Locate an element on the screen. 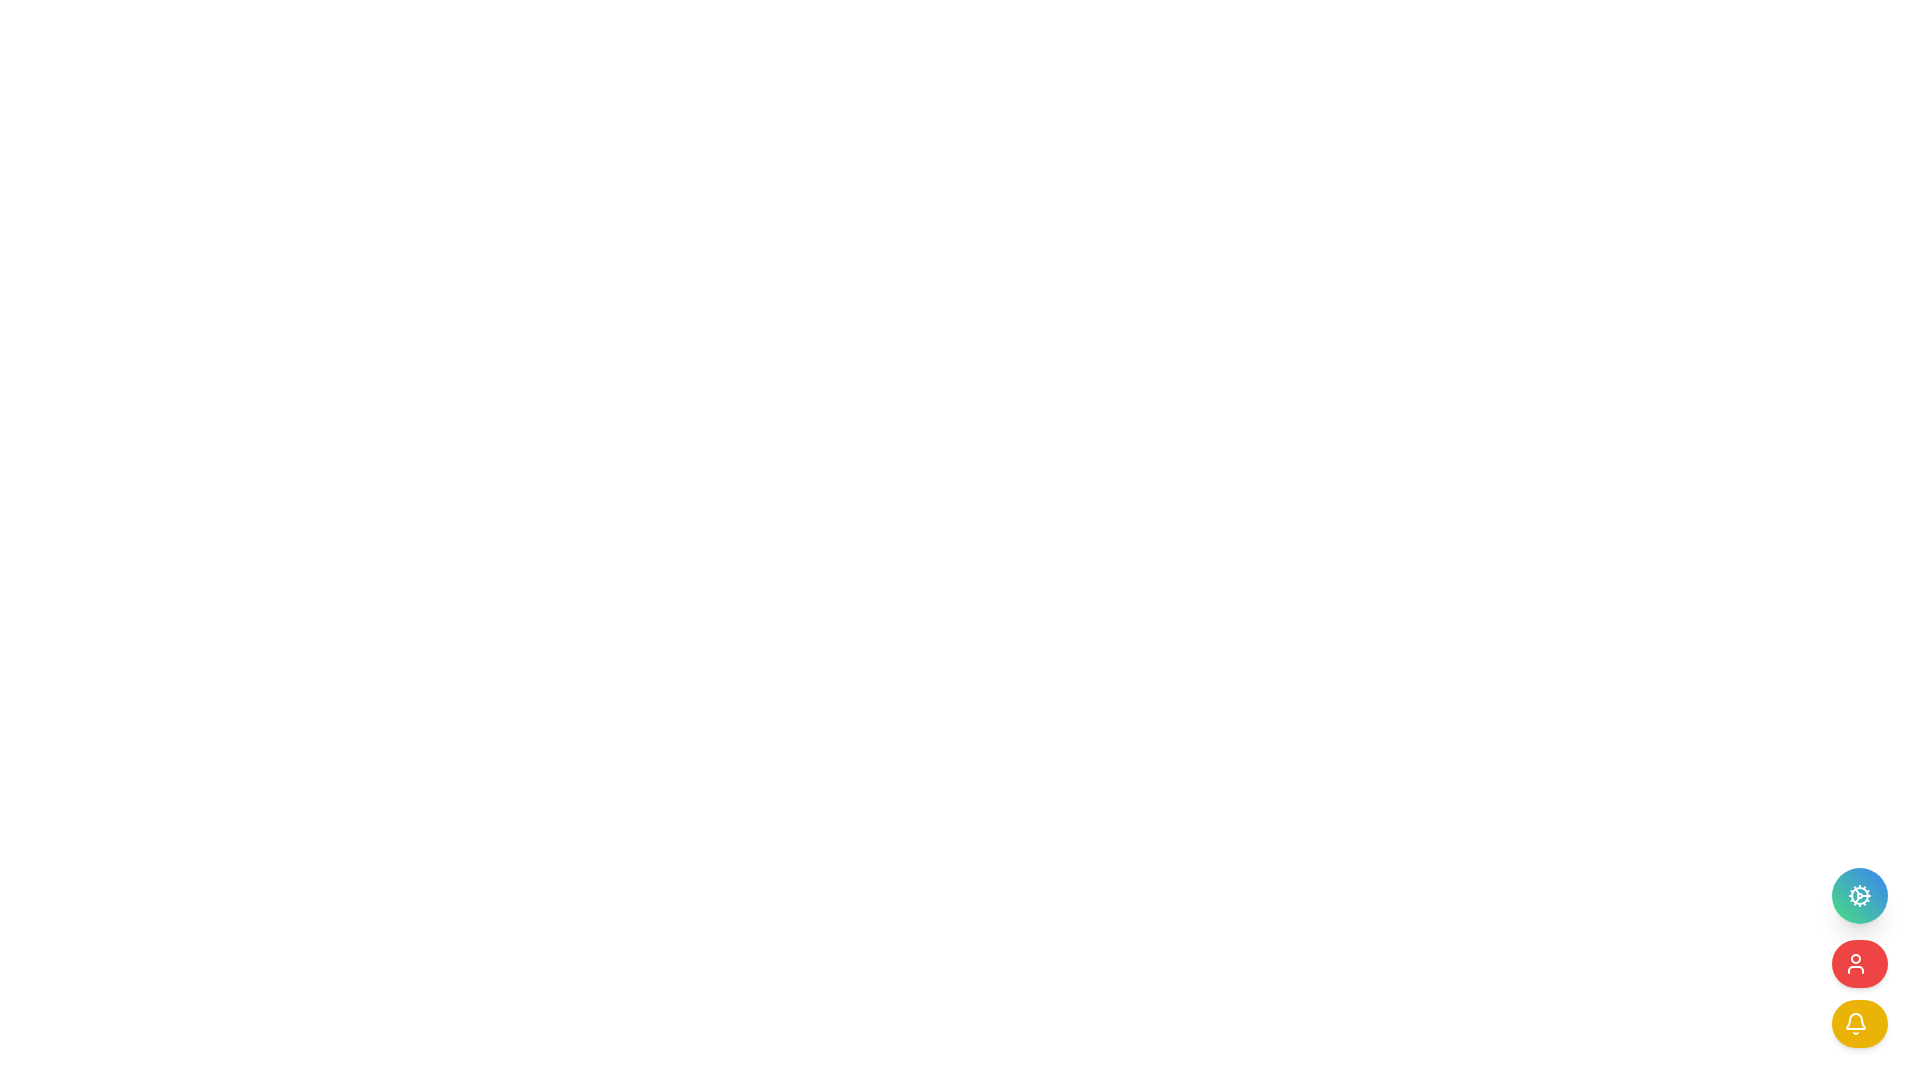 This screenshot has width=1920, height=1080. the settings icon button located at the bottom-right corner of the interface is located at coordinates (1859, 894).